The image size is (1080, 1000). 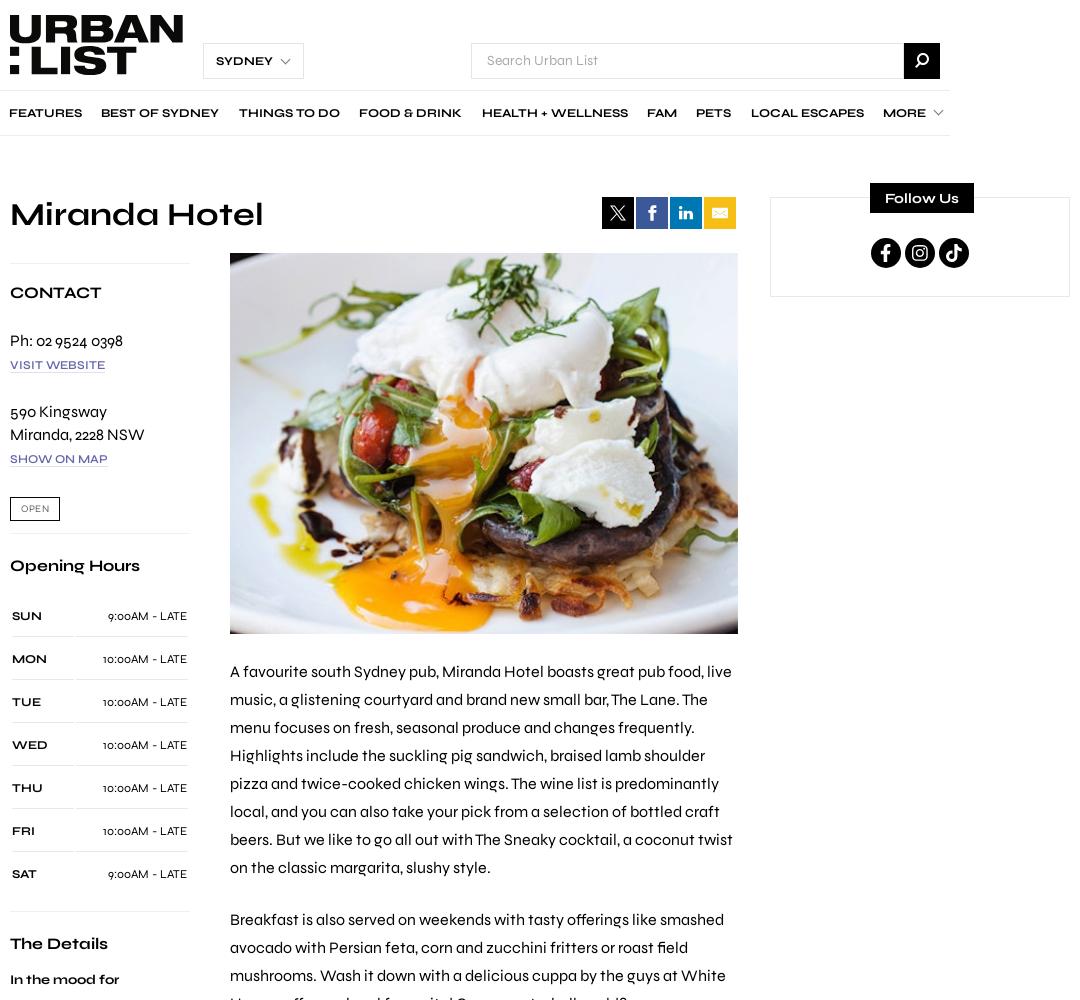 What do you see at coordinates (39, 433) in the screenshot?
I see `'Miranda'` at bounding box center [39, 433].